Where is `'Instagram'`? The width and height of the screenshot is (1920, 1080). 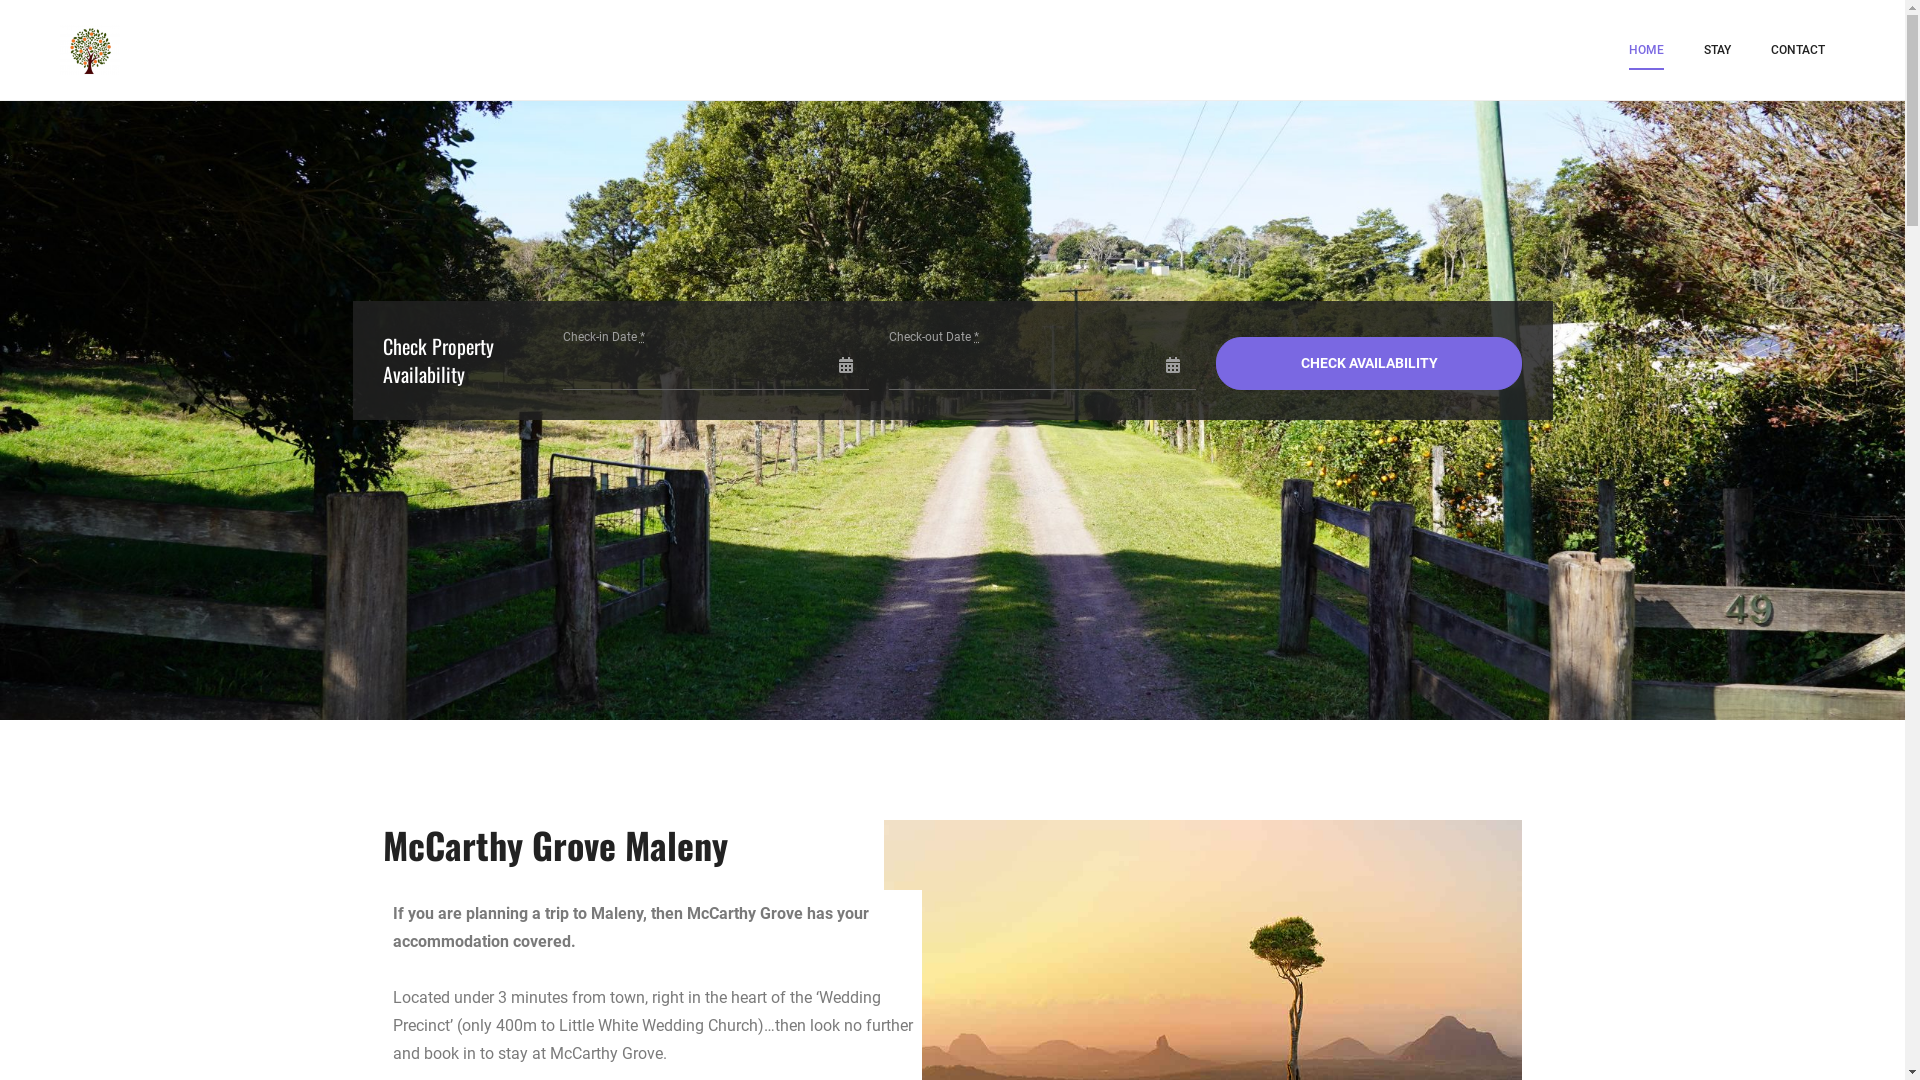 'Instagram' is located at coordinates (954, 821).